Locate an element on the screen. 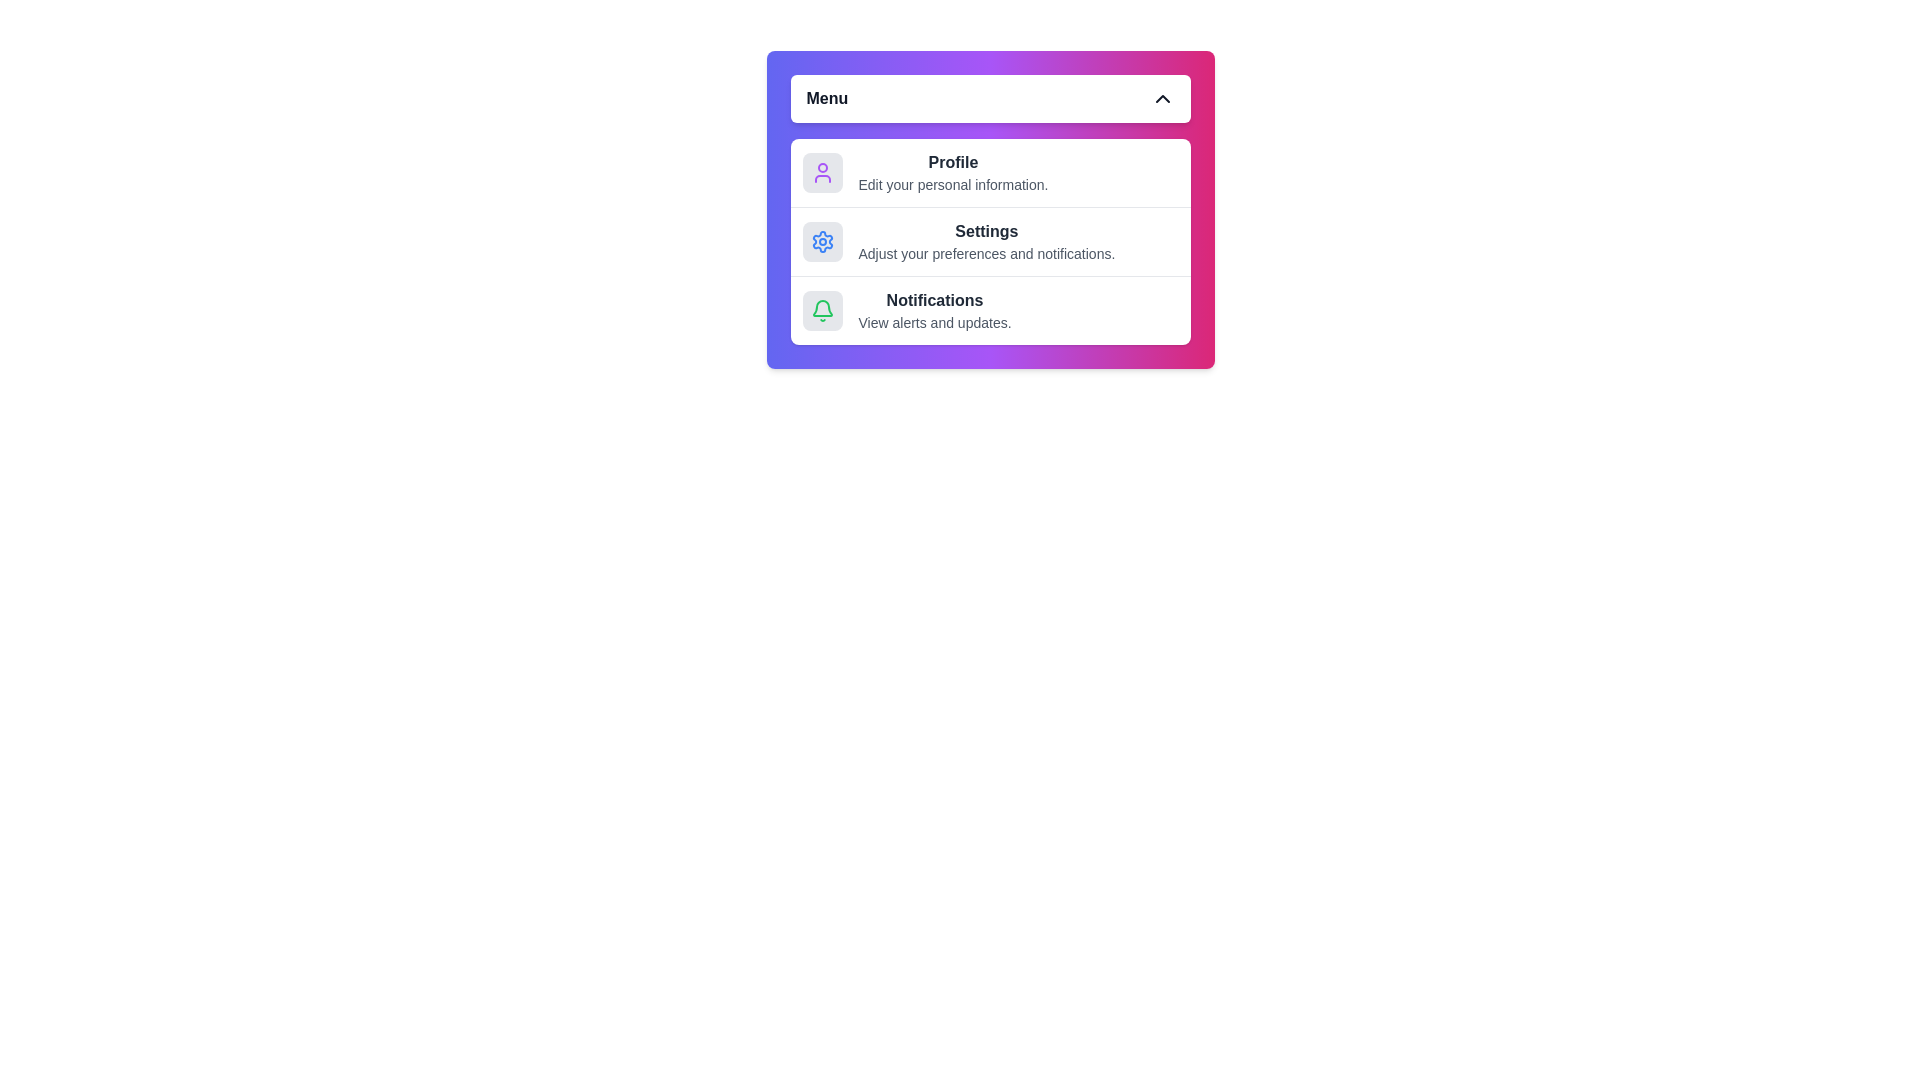  the menu item Notifications is located at coordinates (990, 310).